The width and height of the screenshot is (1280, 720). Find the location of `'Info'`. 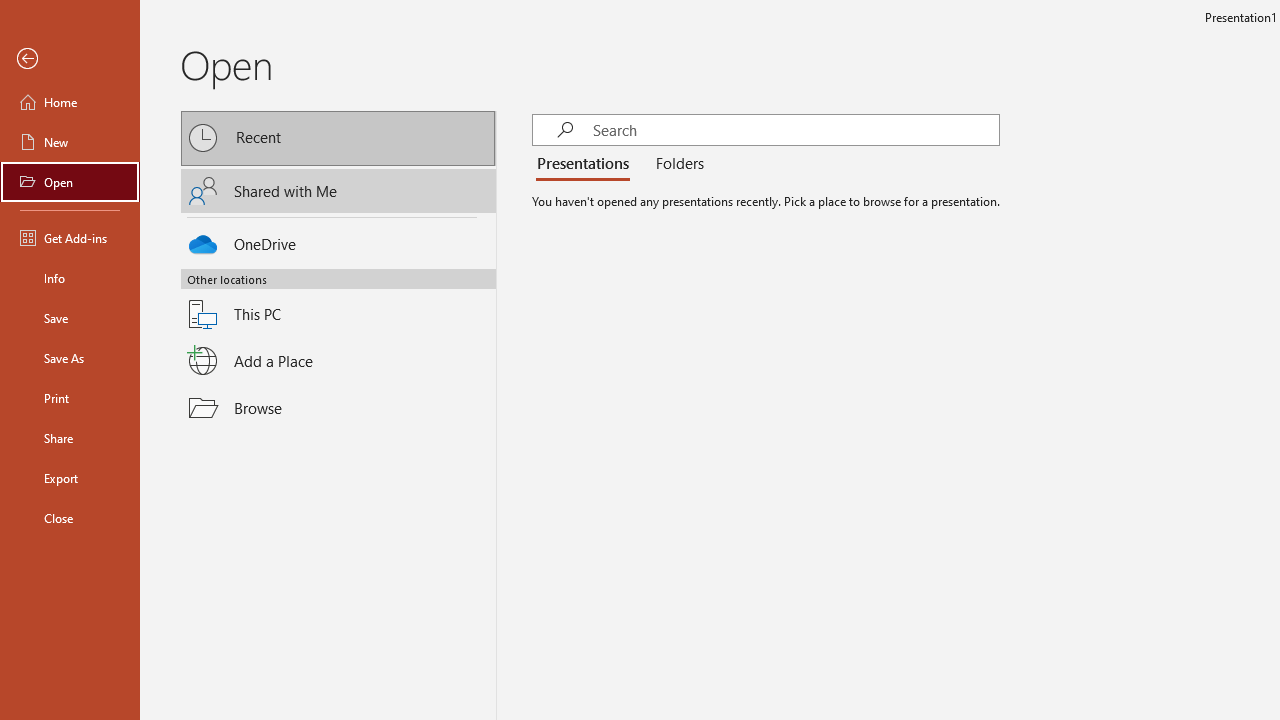

'Info' is located at coordinates (69, 277).